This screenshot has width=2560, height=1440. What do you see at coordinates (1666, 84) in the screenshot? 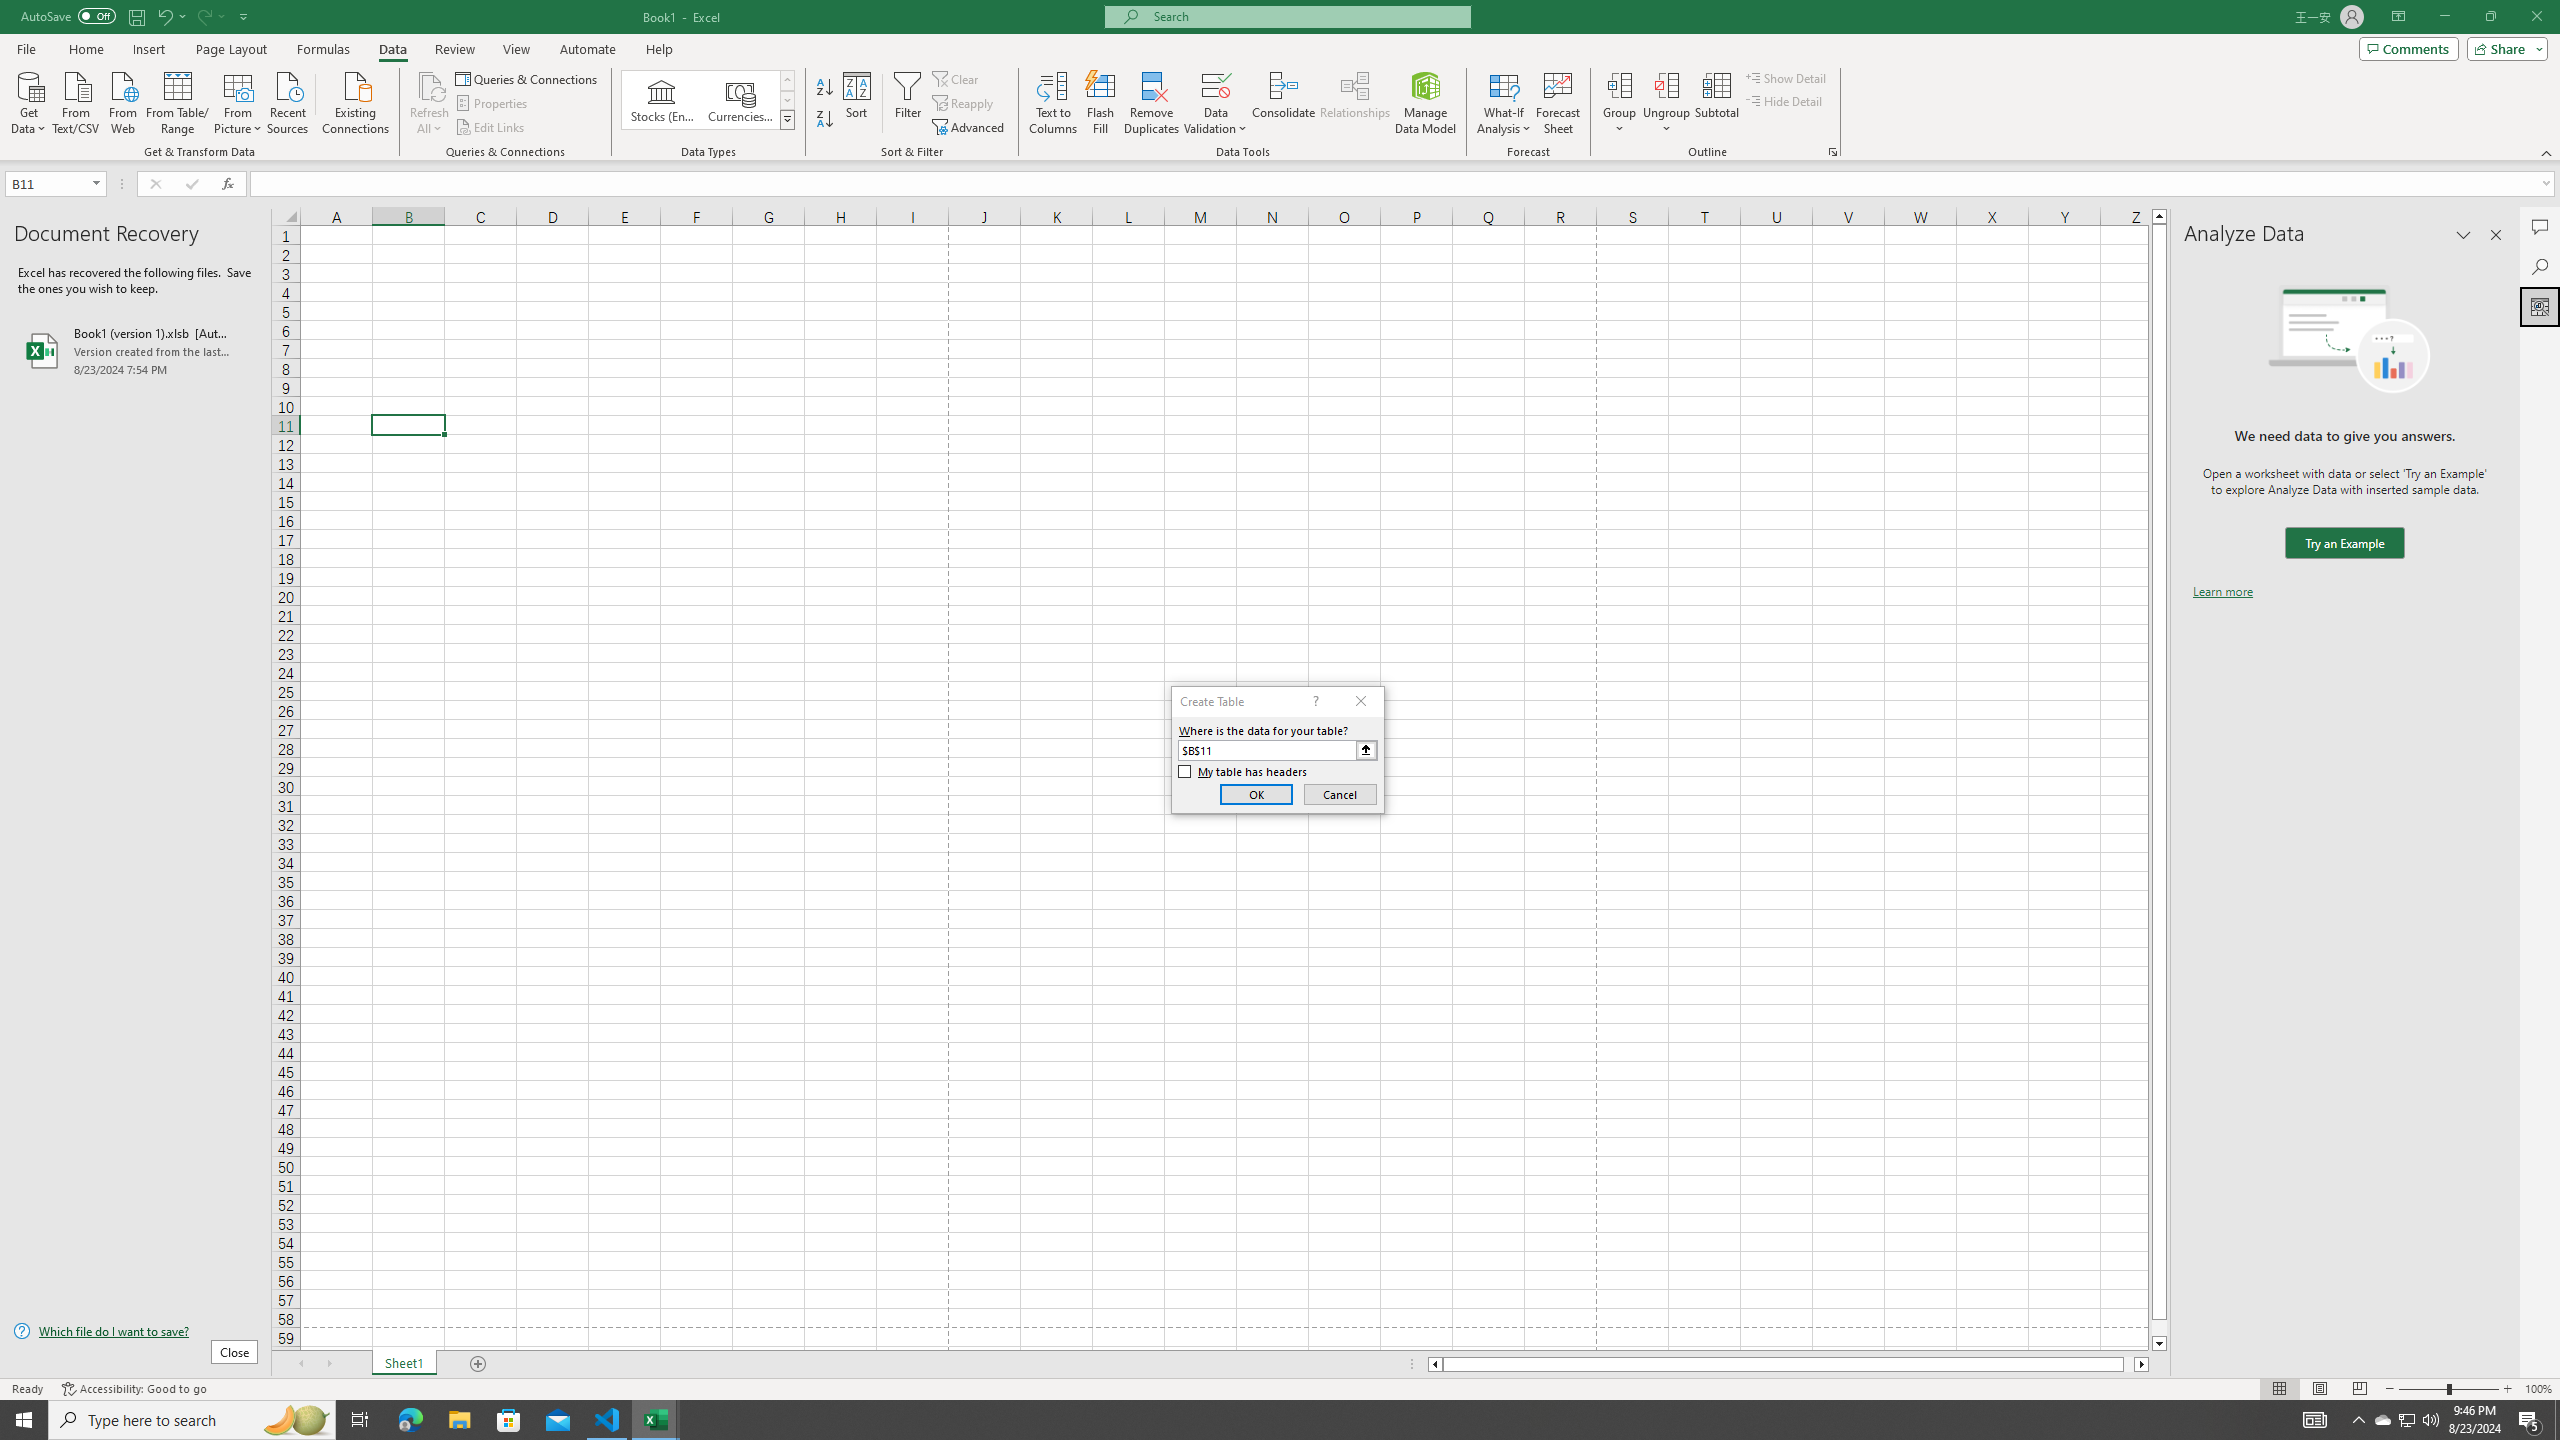
I see `'Ungroup...'` at bounding box center [1666, 84].